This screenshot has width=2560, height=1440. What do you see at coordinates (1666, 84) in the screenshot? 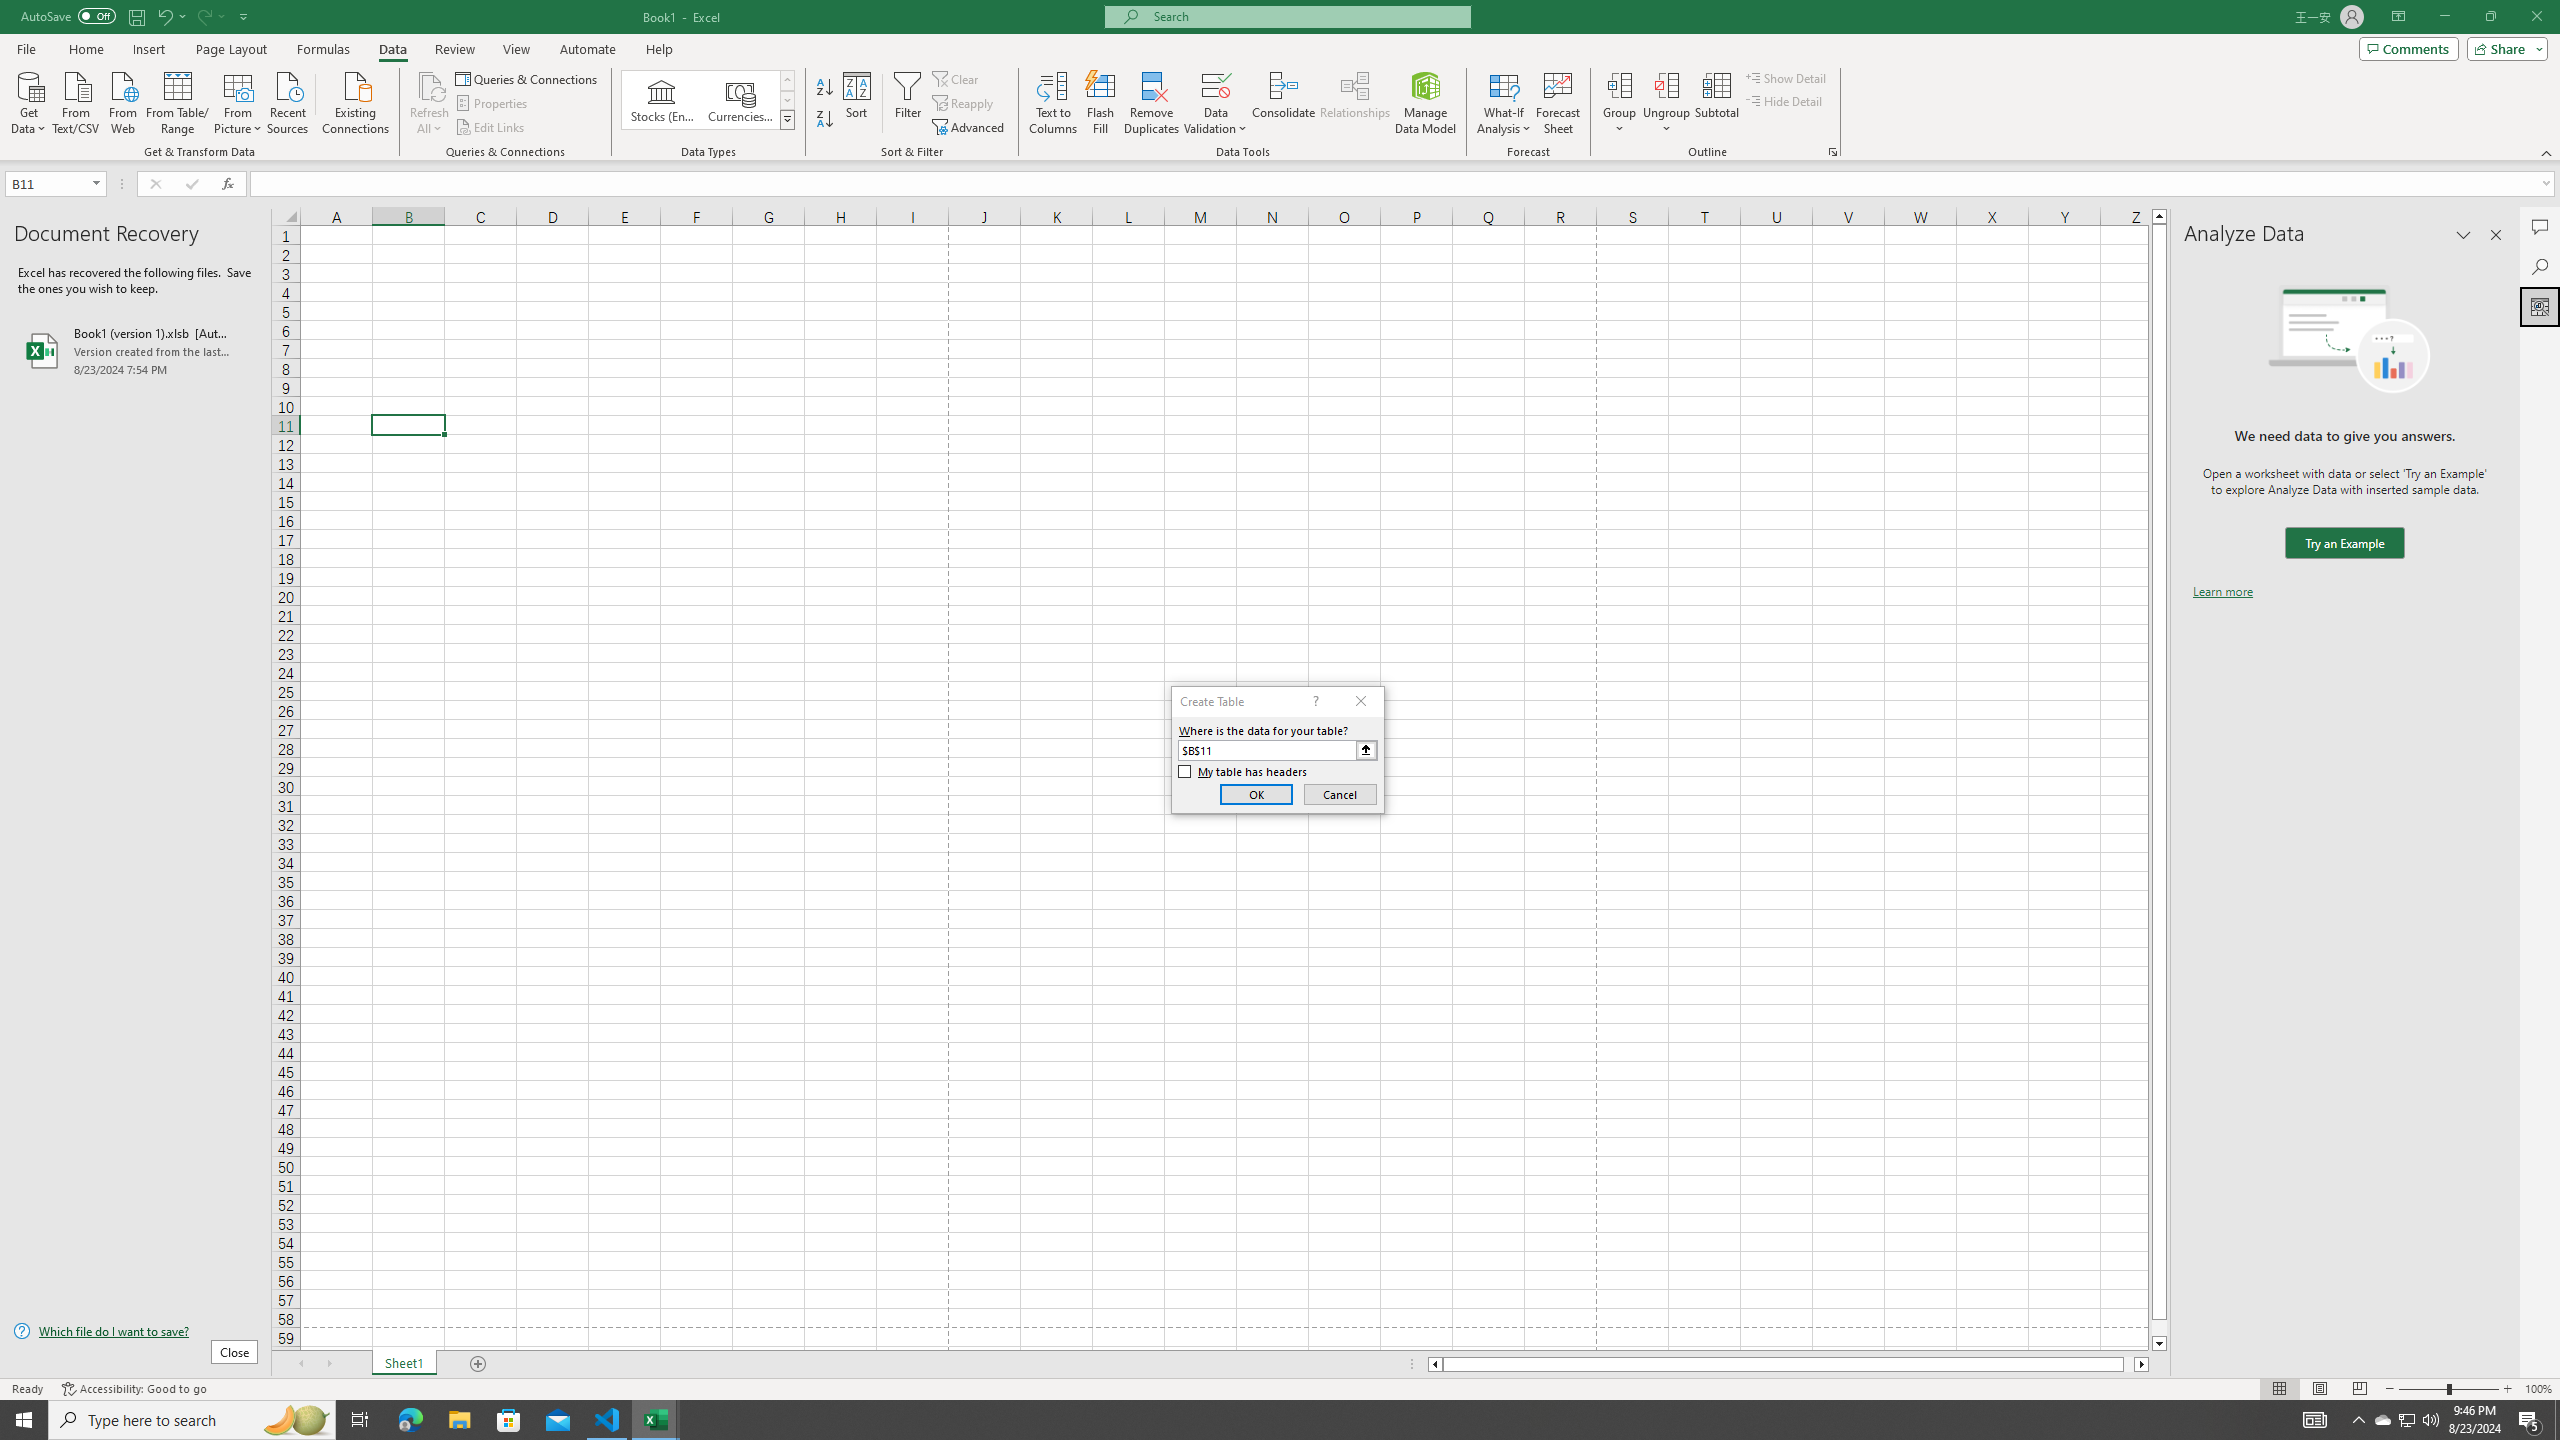
I see `'Ungroup...'` at bounding box center [1666, 84].